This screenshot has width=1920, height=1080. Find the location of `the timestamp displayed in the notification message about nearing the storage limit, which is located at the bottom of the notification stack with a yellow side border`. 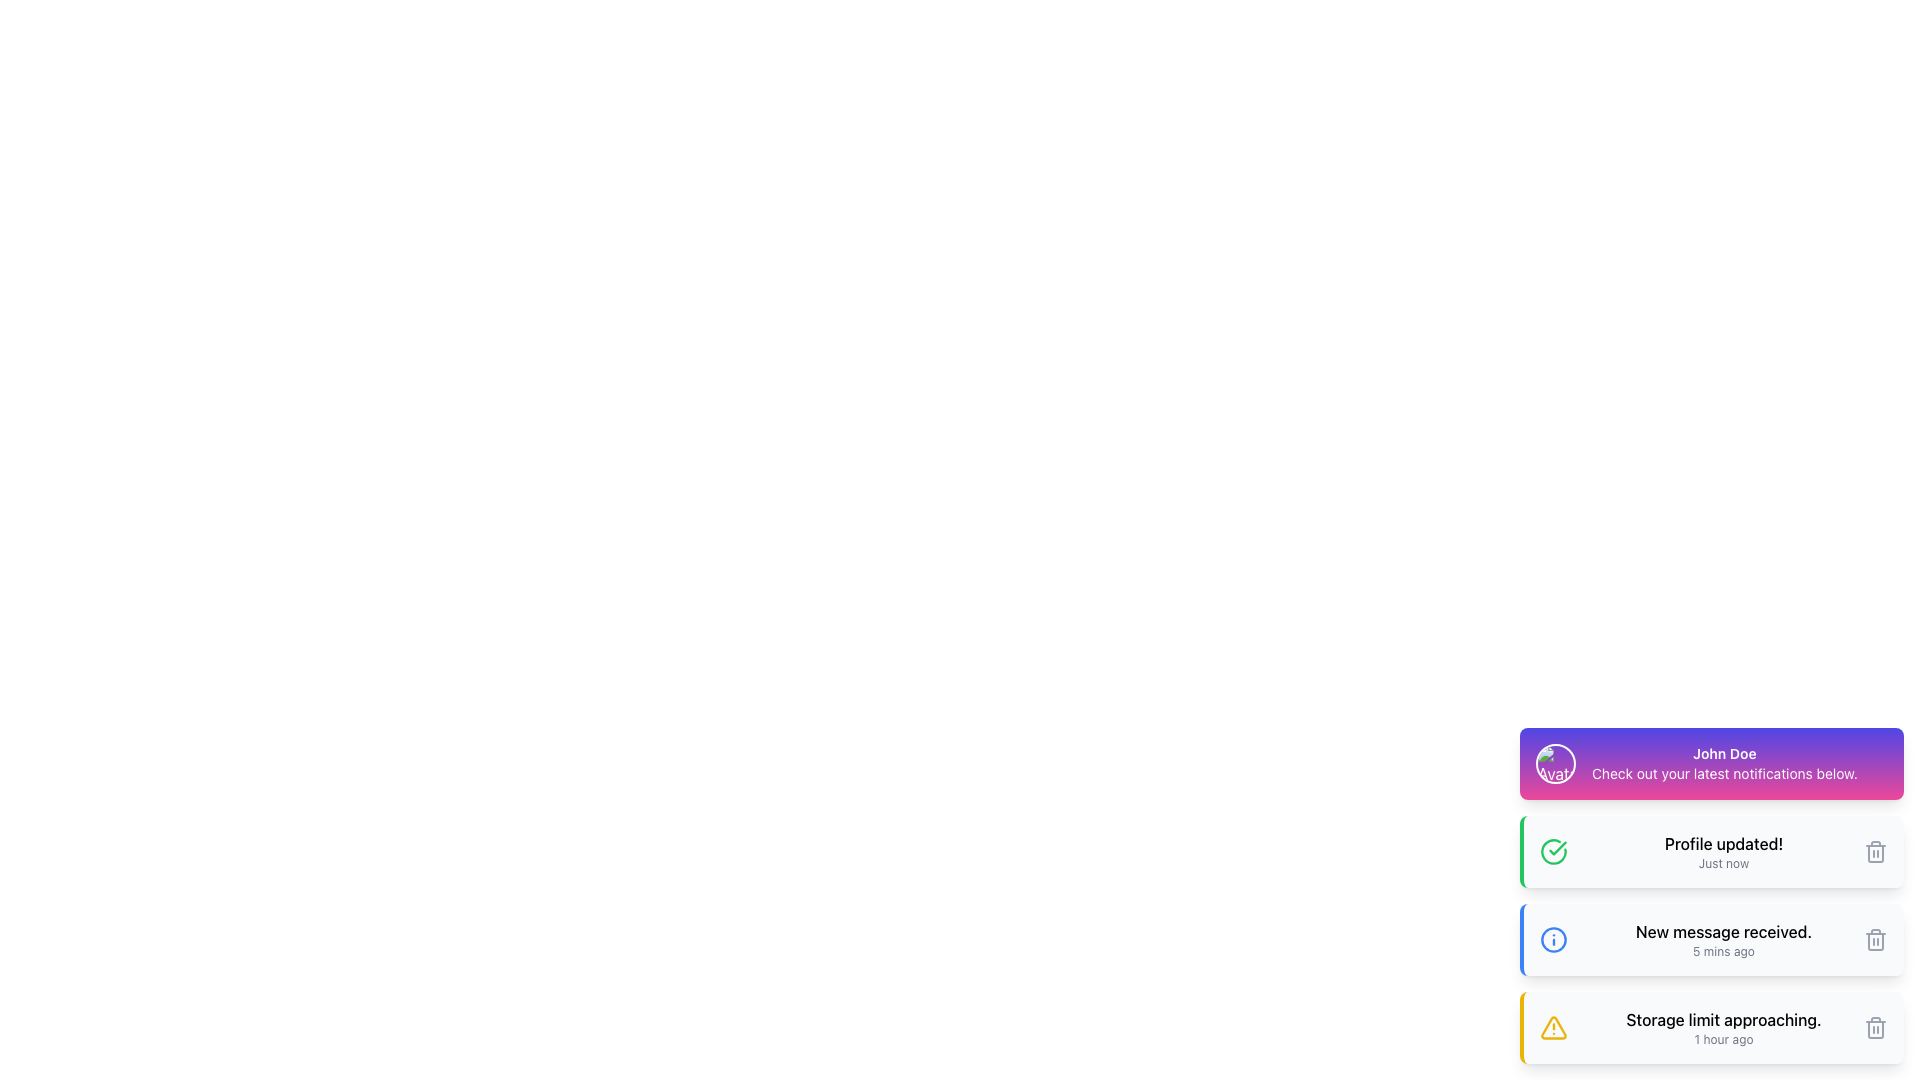

the timestamp displayed in the notification message about nearing the storage limit, which is located at the bottom of the notification stack with a yellow side border is located at coordinates (1722, 1028).